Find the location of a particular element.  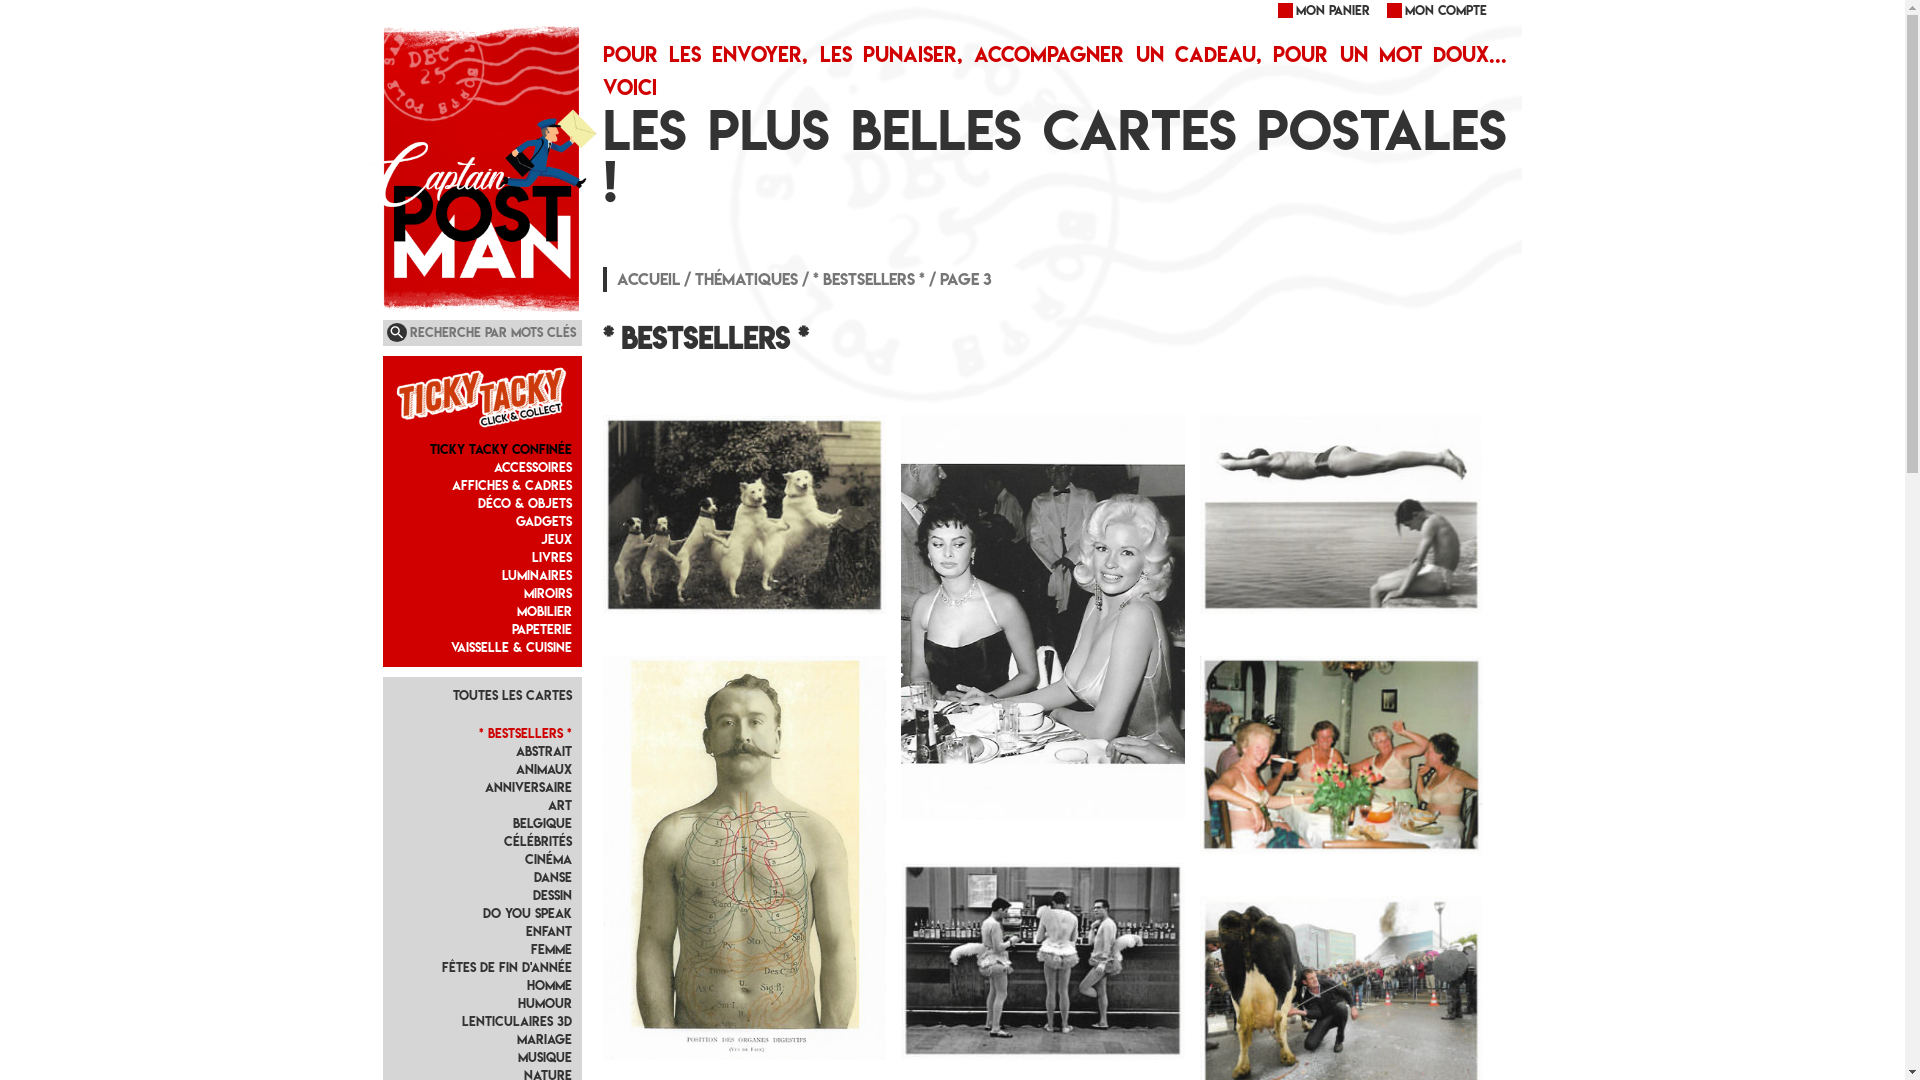

'Animaux' is located at coordinates (543, 768).